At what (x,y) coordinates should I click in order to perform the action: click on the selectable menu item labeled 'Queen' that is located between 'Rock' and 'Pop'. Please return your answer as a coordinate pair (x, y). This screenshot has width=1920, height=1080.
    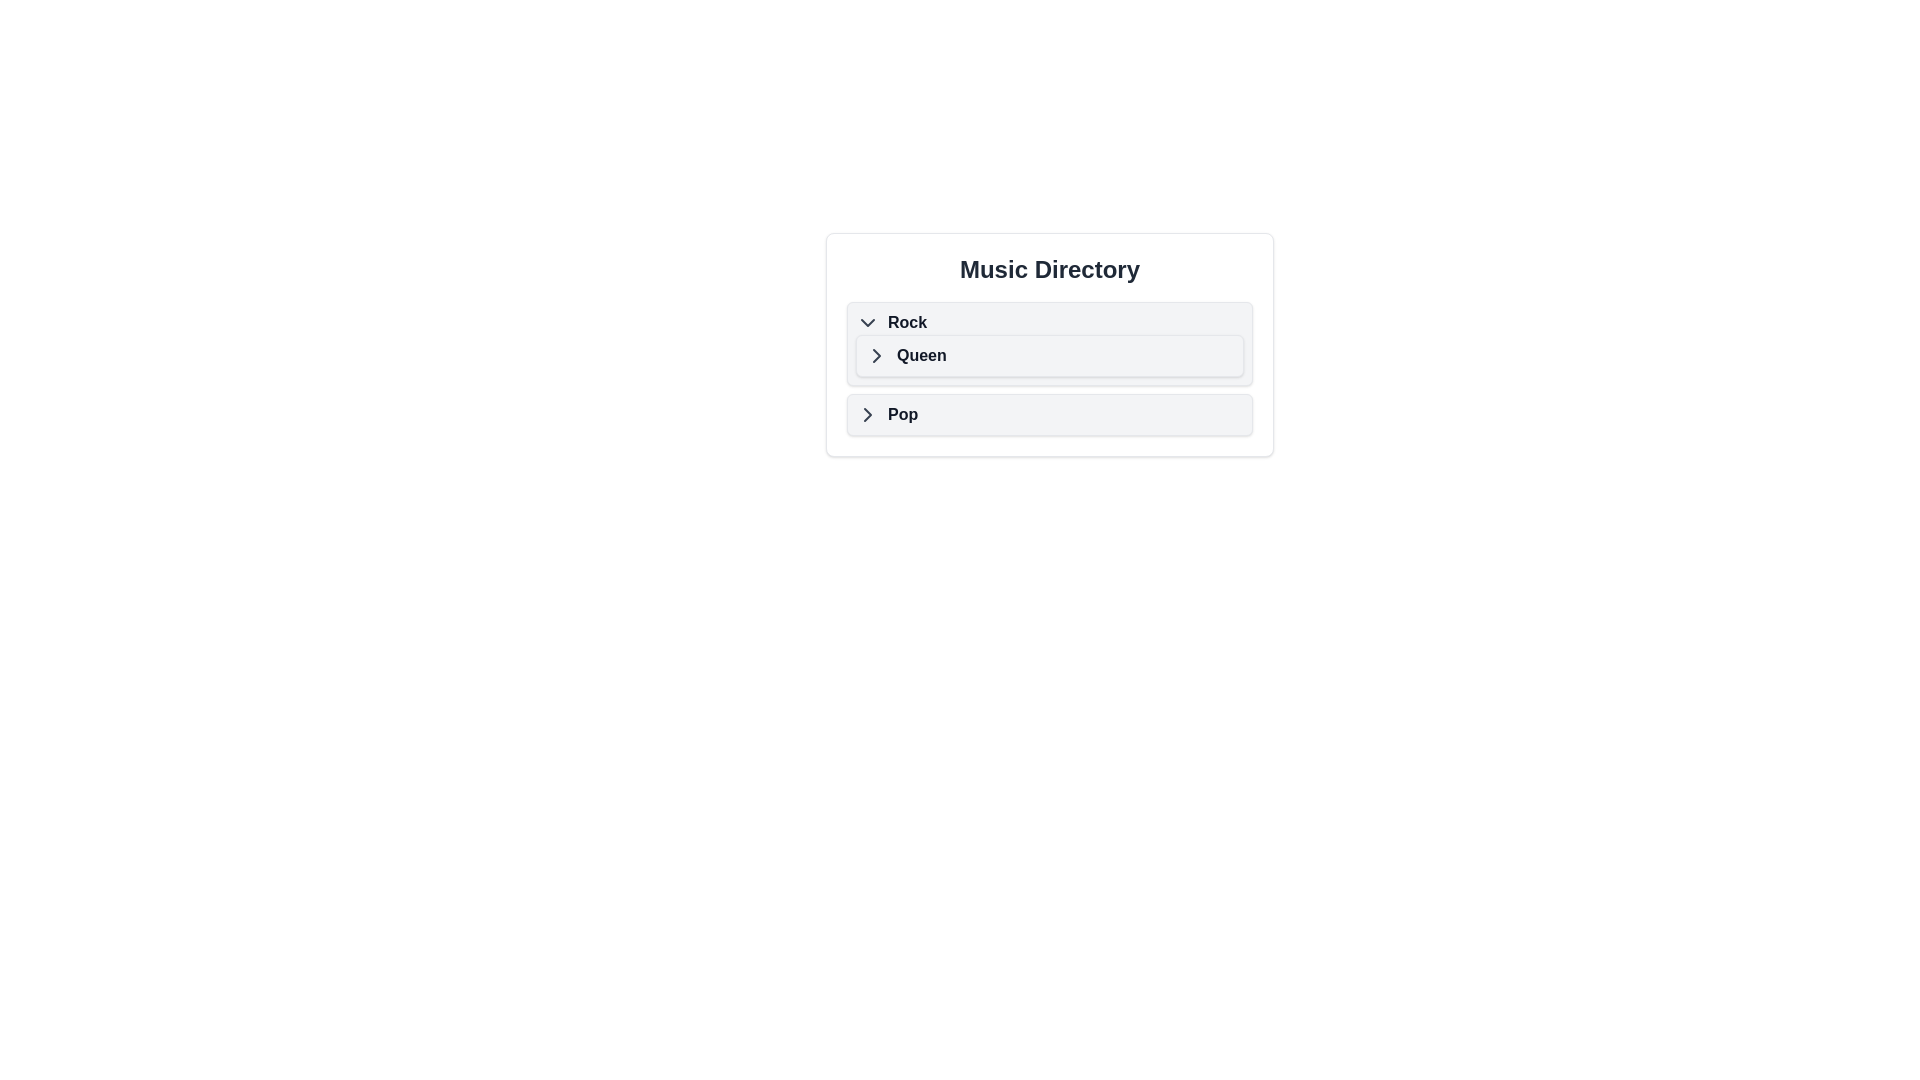
    Looking at the image, I should click on (1049, 343).